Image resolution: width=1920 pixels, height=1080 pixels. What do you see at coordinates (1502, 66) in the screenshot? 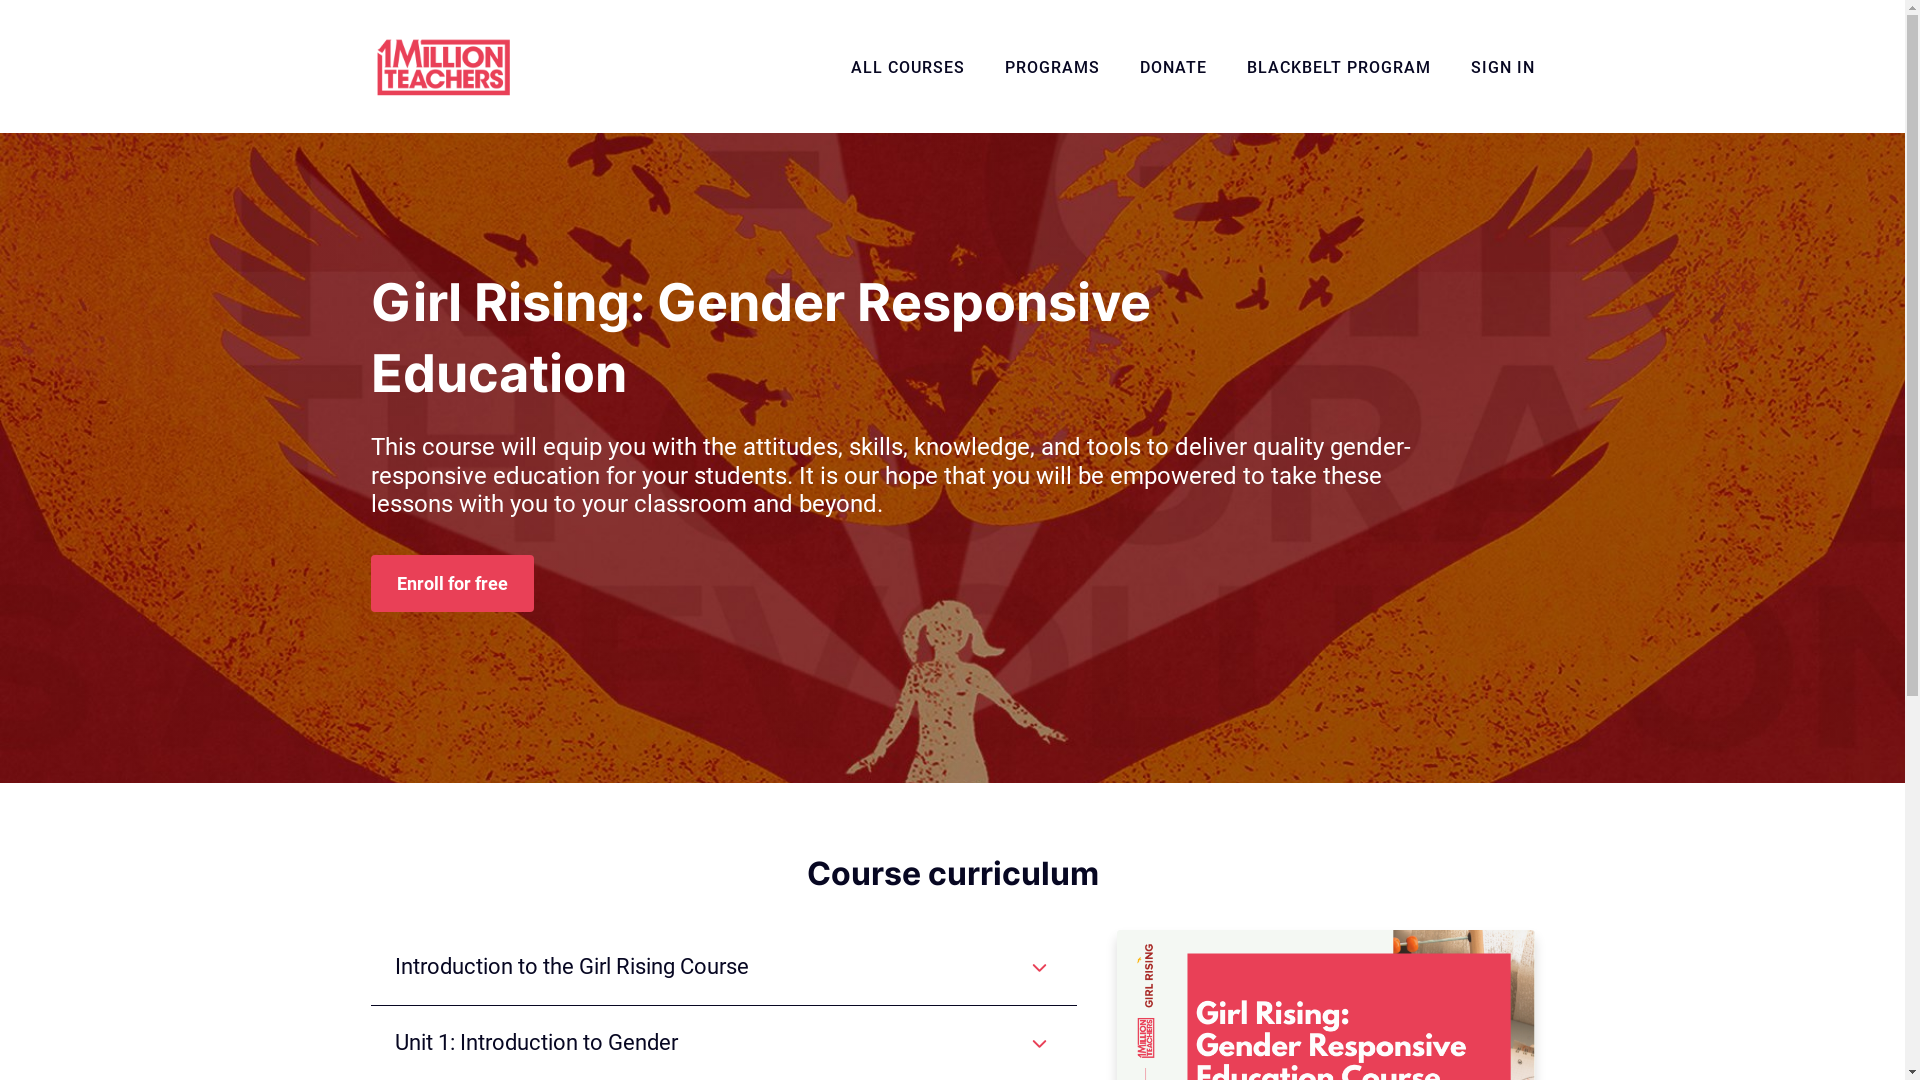
I see `'SIGN IN'` at bounding box center [1502, 66].